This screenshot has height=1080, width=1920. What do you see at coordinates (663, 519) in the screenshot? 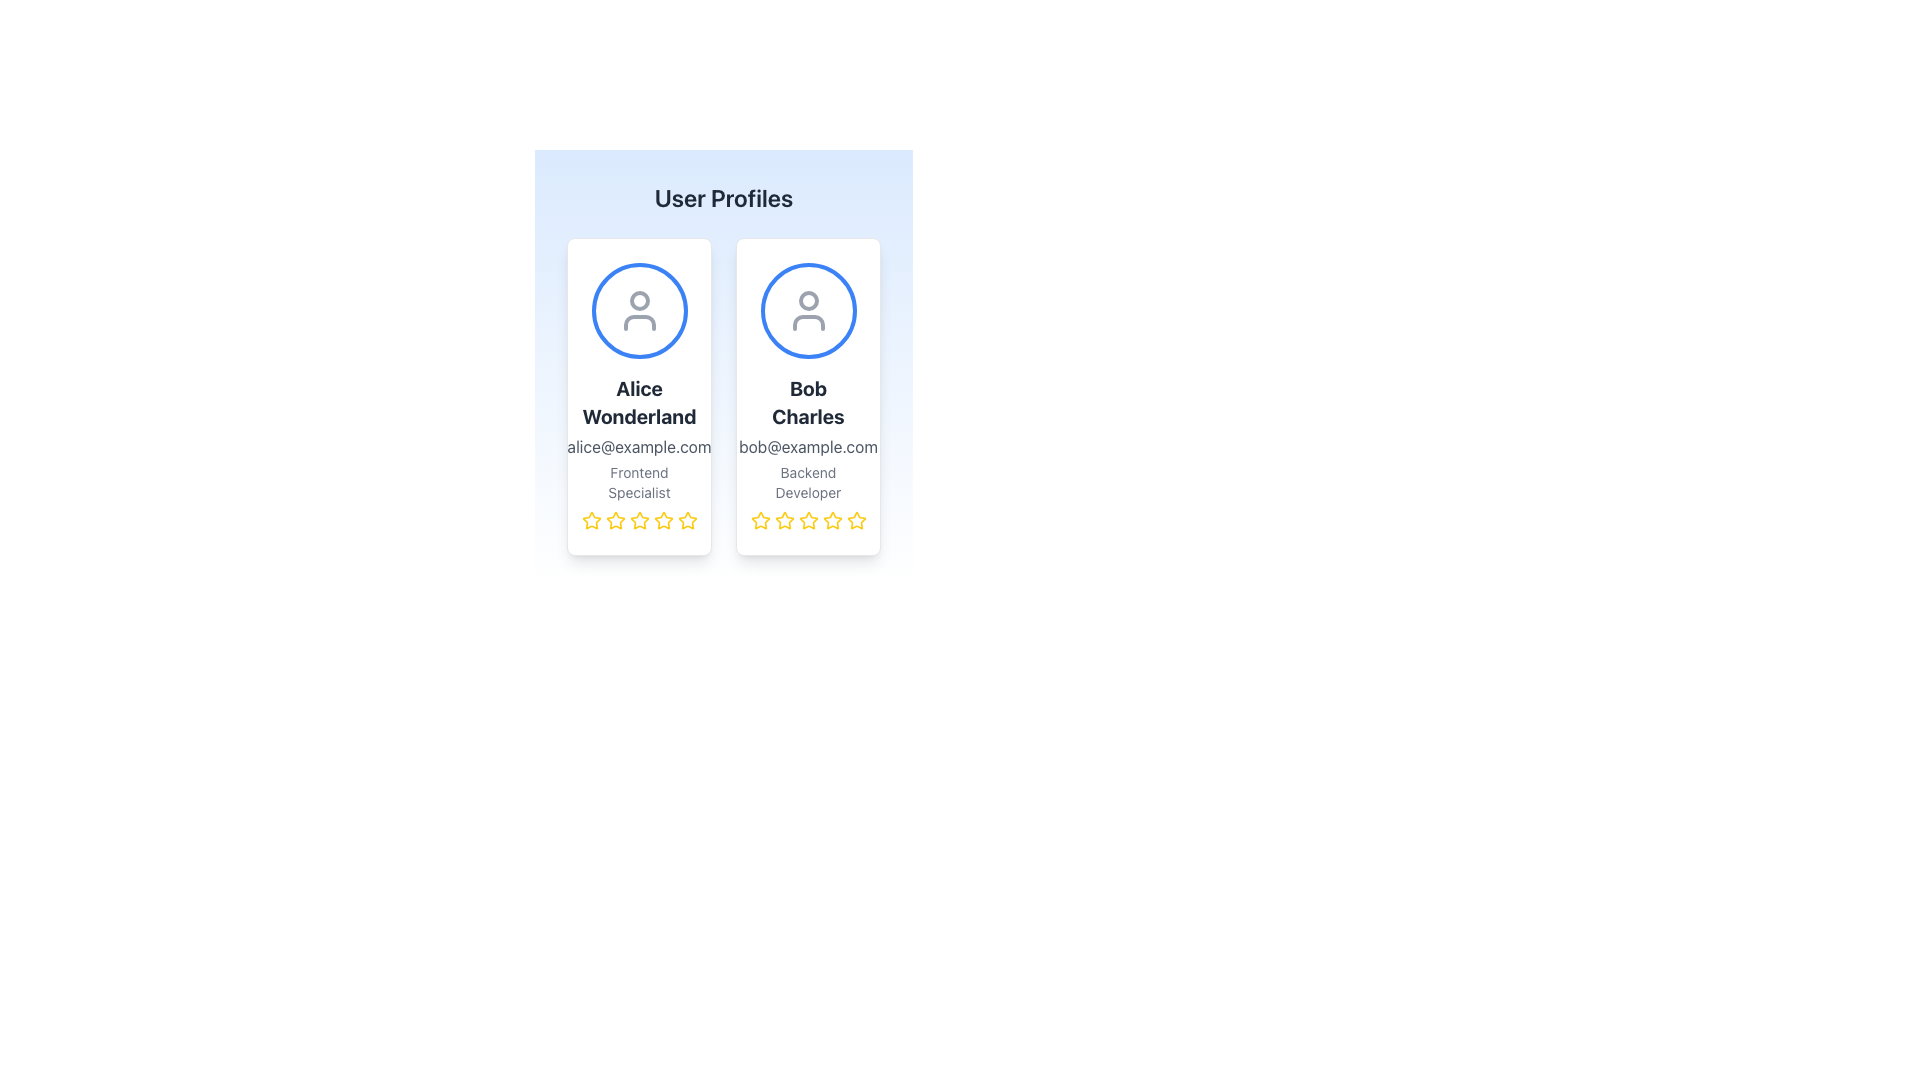
I see `the sixth star icon in the row of 7 rating stars in the lower section of Bob Charles's user profile card` at bounding box center [663, 519].